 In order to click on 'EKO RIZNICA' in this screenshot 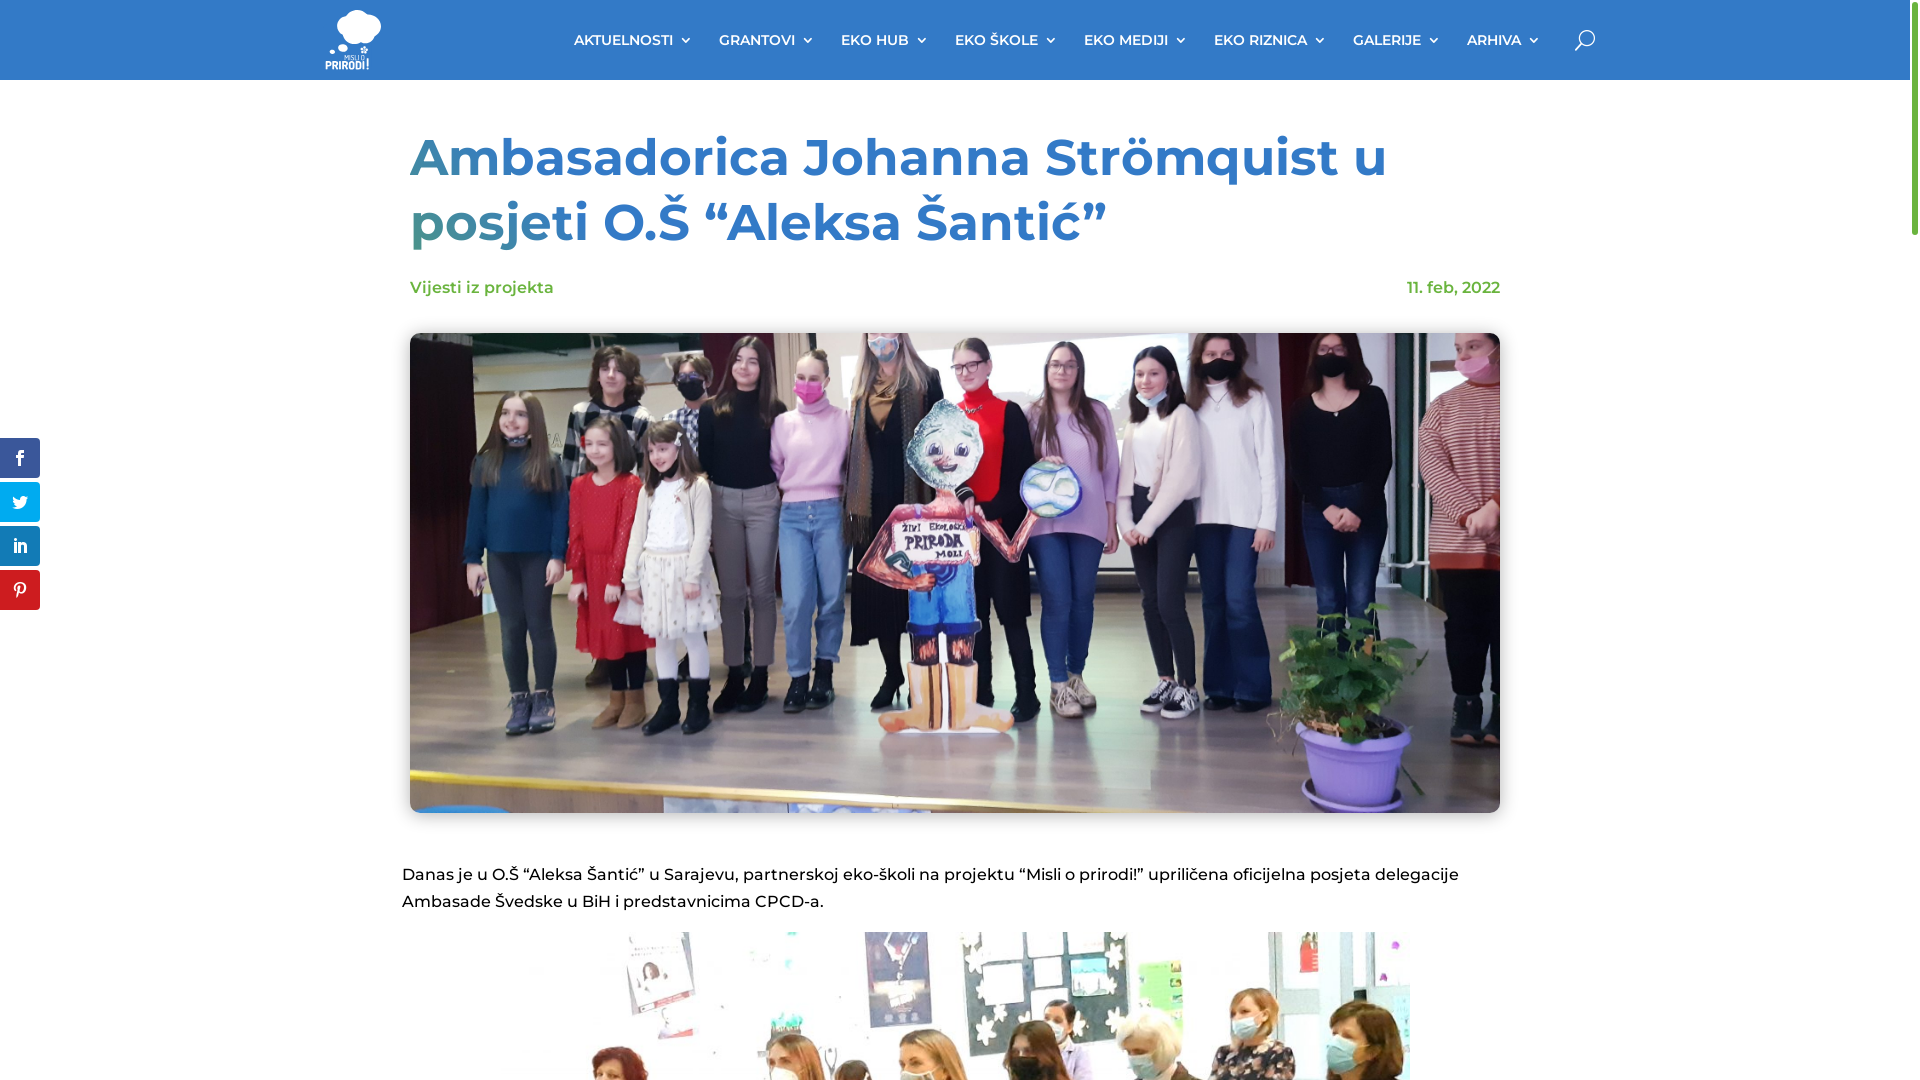, I will do `click(1269, 39)`.